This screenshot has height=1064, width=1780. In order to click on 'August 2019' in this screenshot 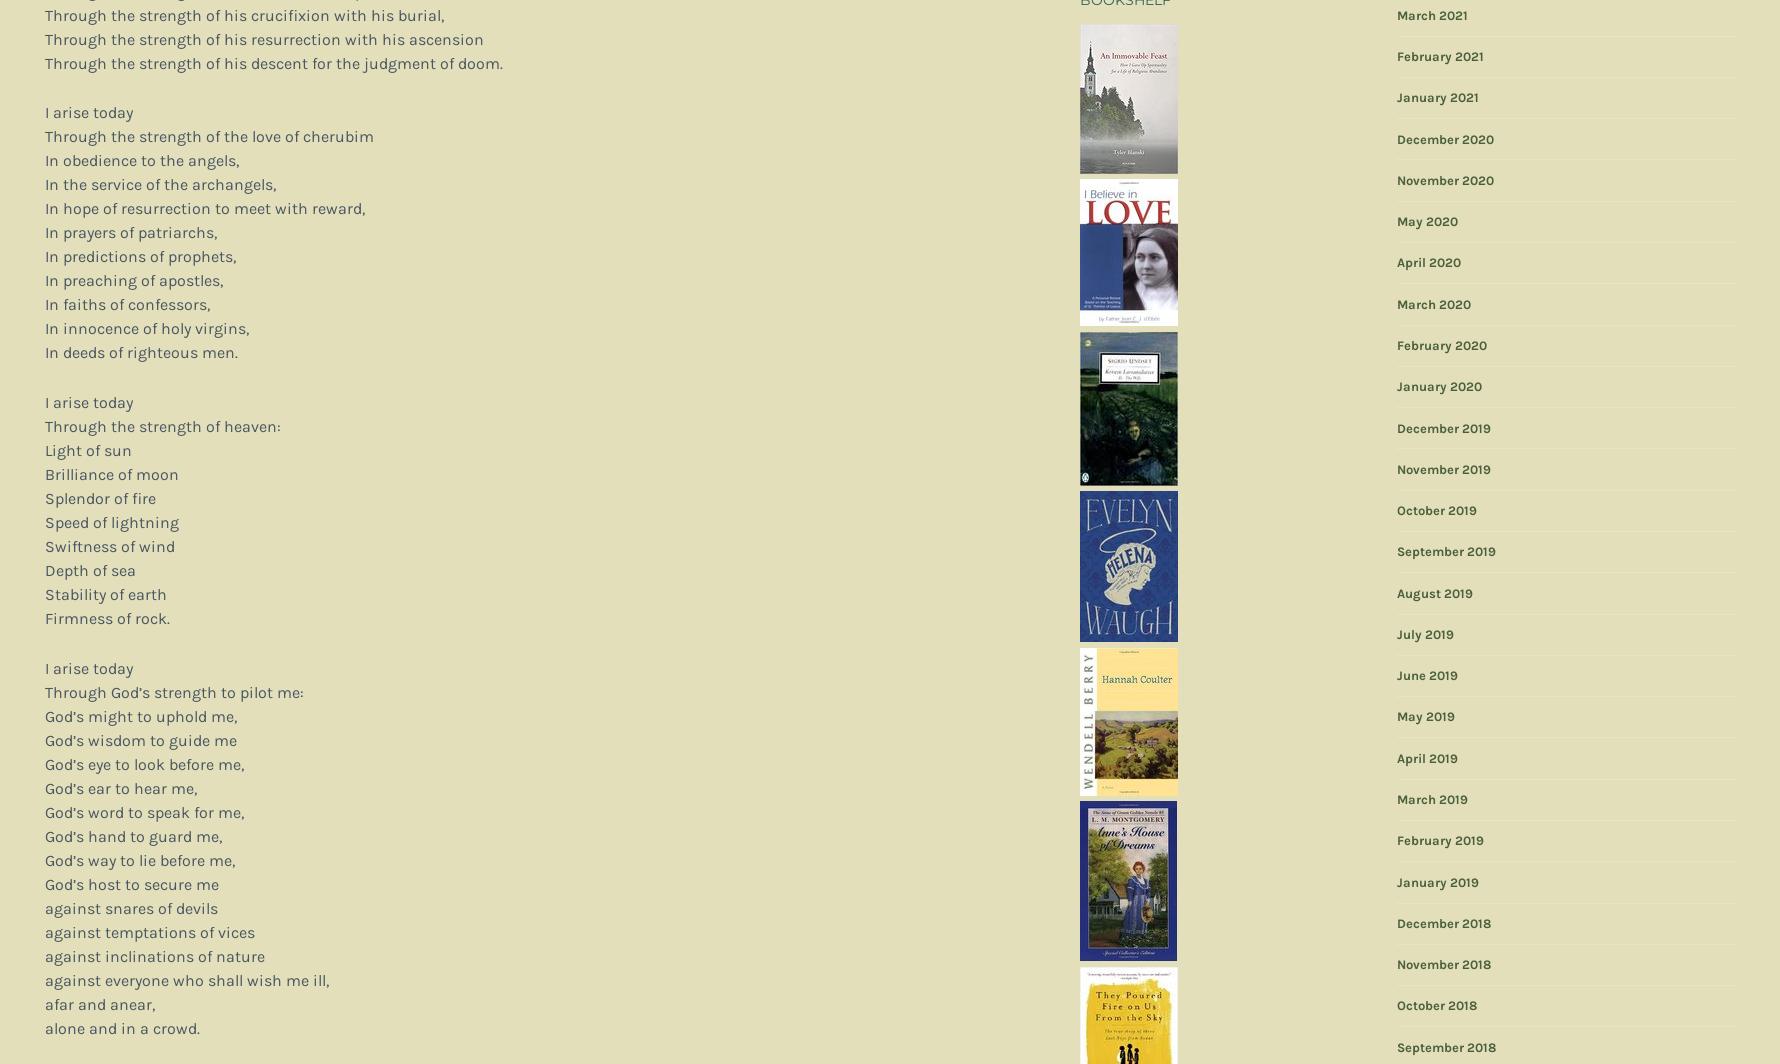, I will do `click(1434, 592)`.